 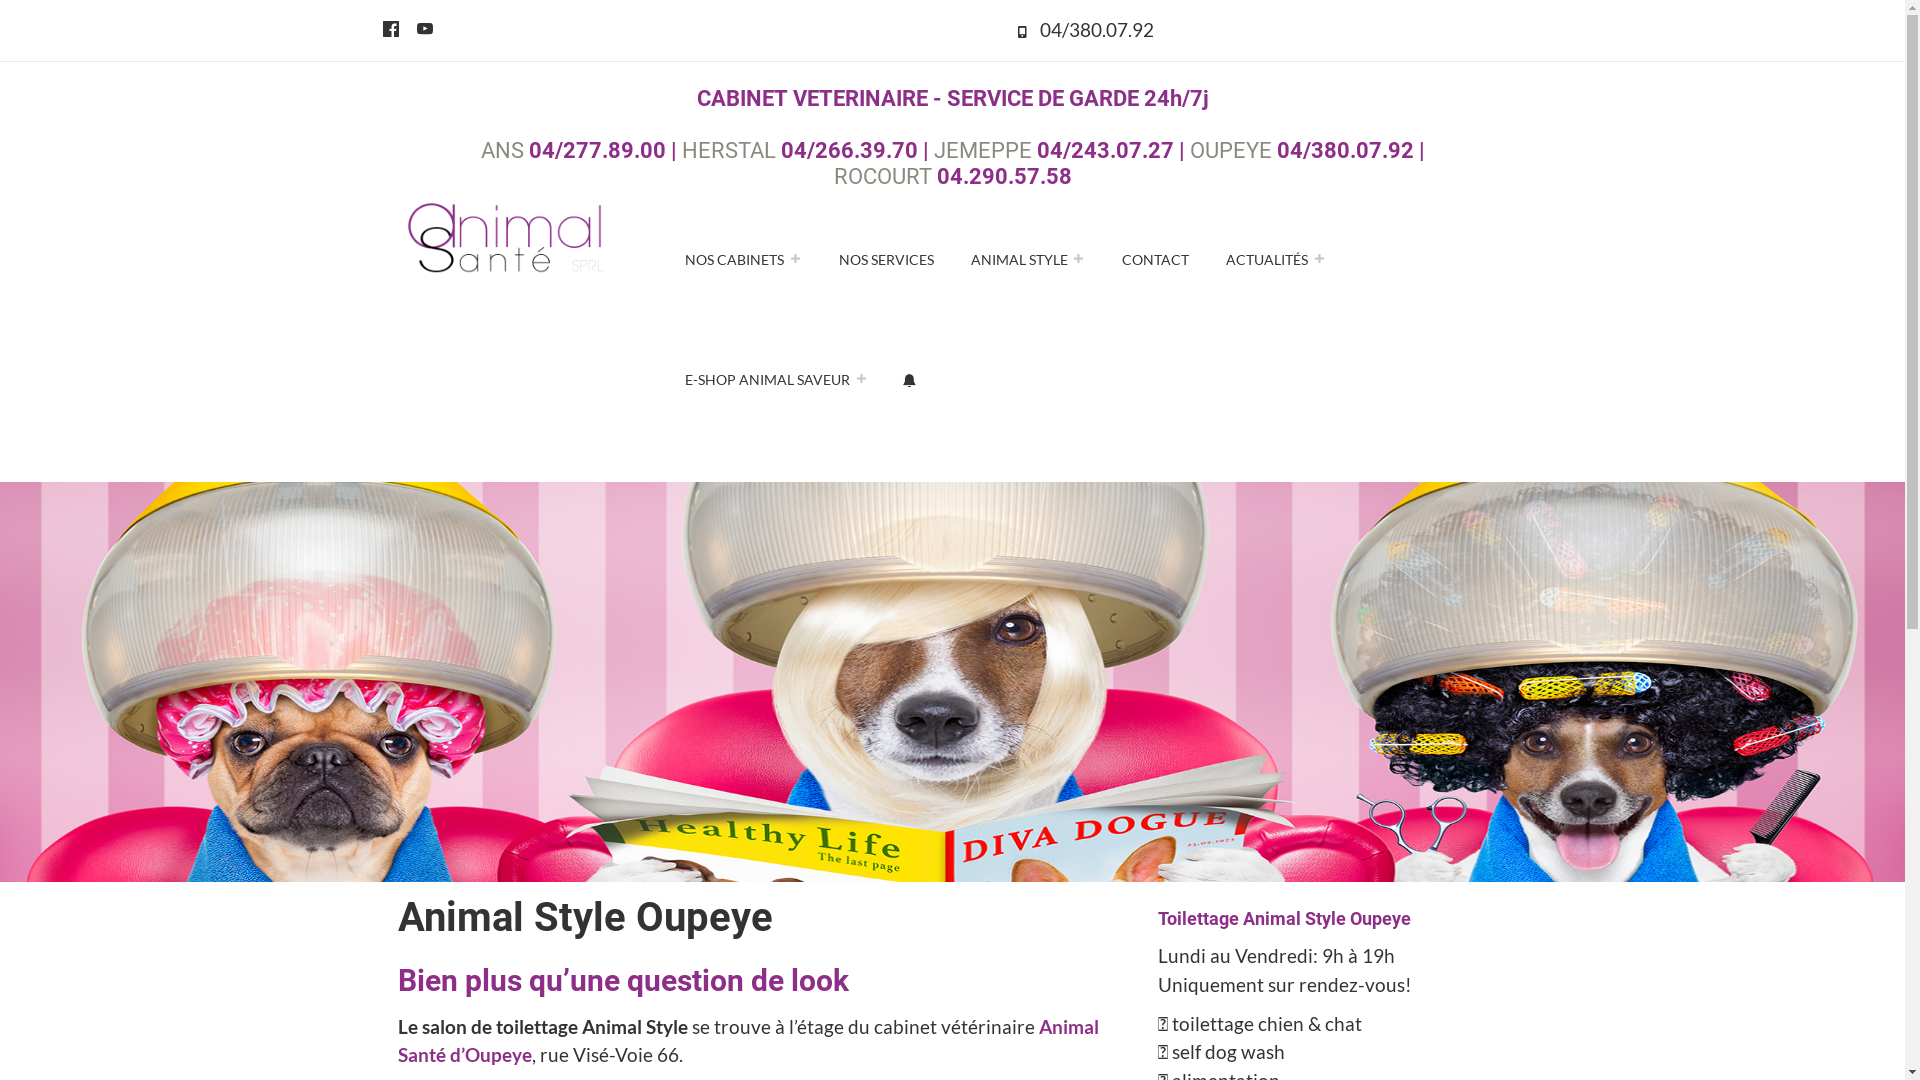 What do you see at coordinates (742, 257) in the screenshot?
I see `'NOS CABINETS'` at bounding box center [742, 257].